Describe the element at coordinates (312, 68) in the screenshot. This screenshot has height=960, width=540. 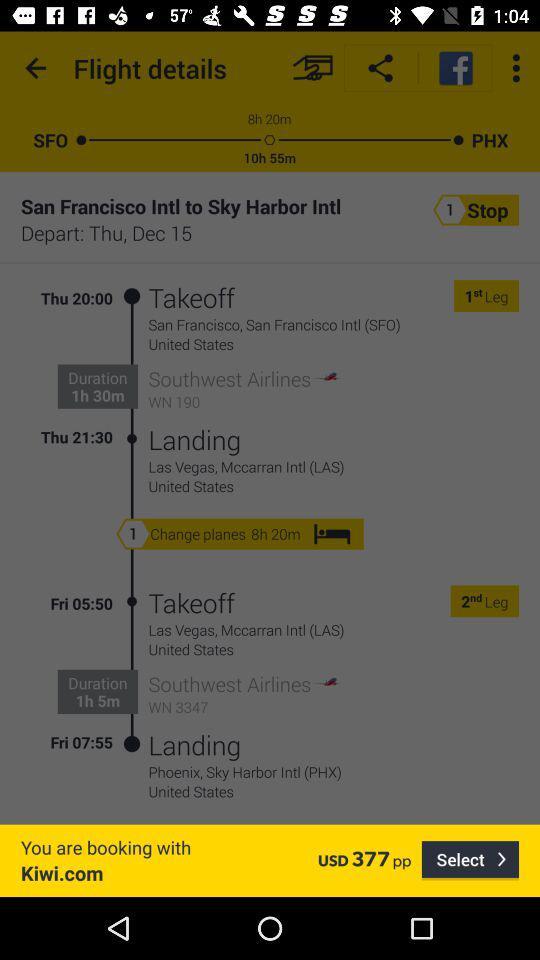
I see `book ticket` at that location.